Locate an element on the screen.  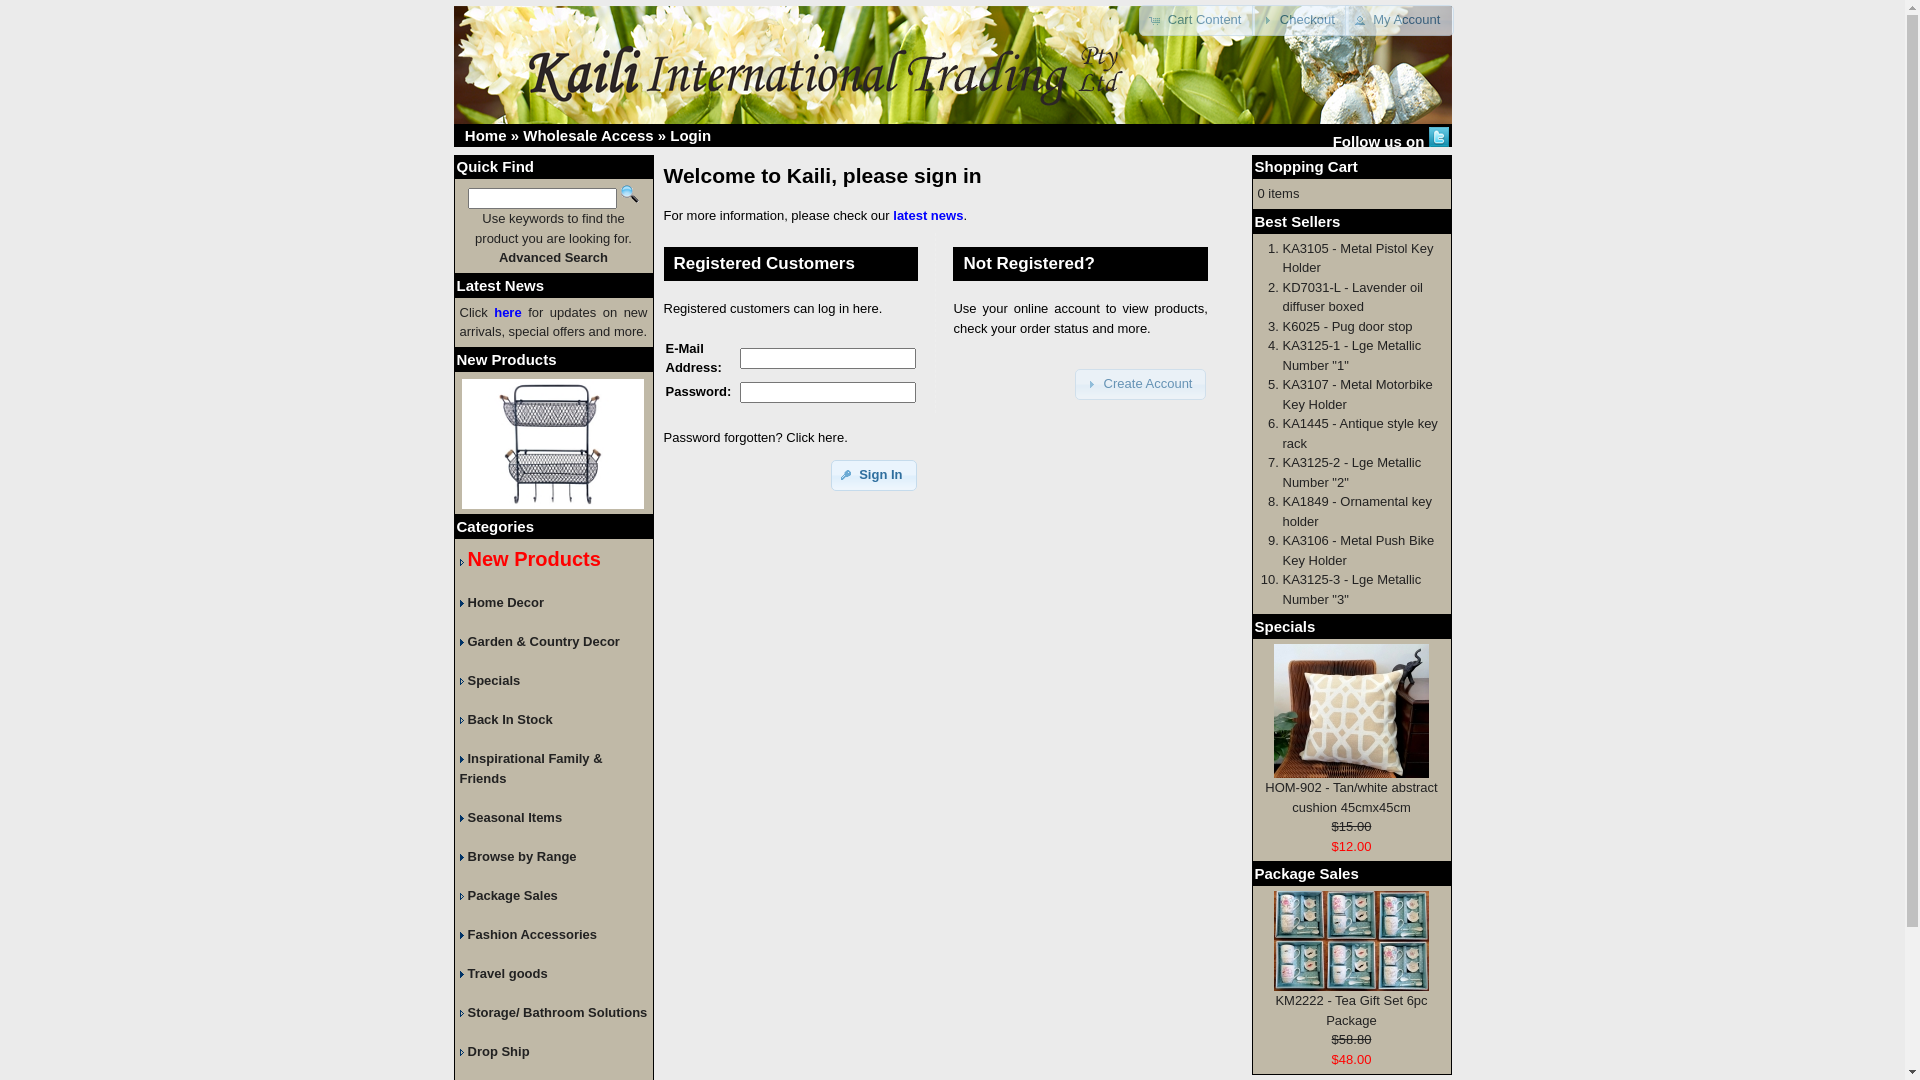
'Drop Ship' is located at coordinates (494, 1050).